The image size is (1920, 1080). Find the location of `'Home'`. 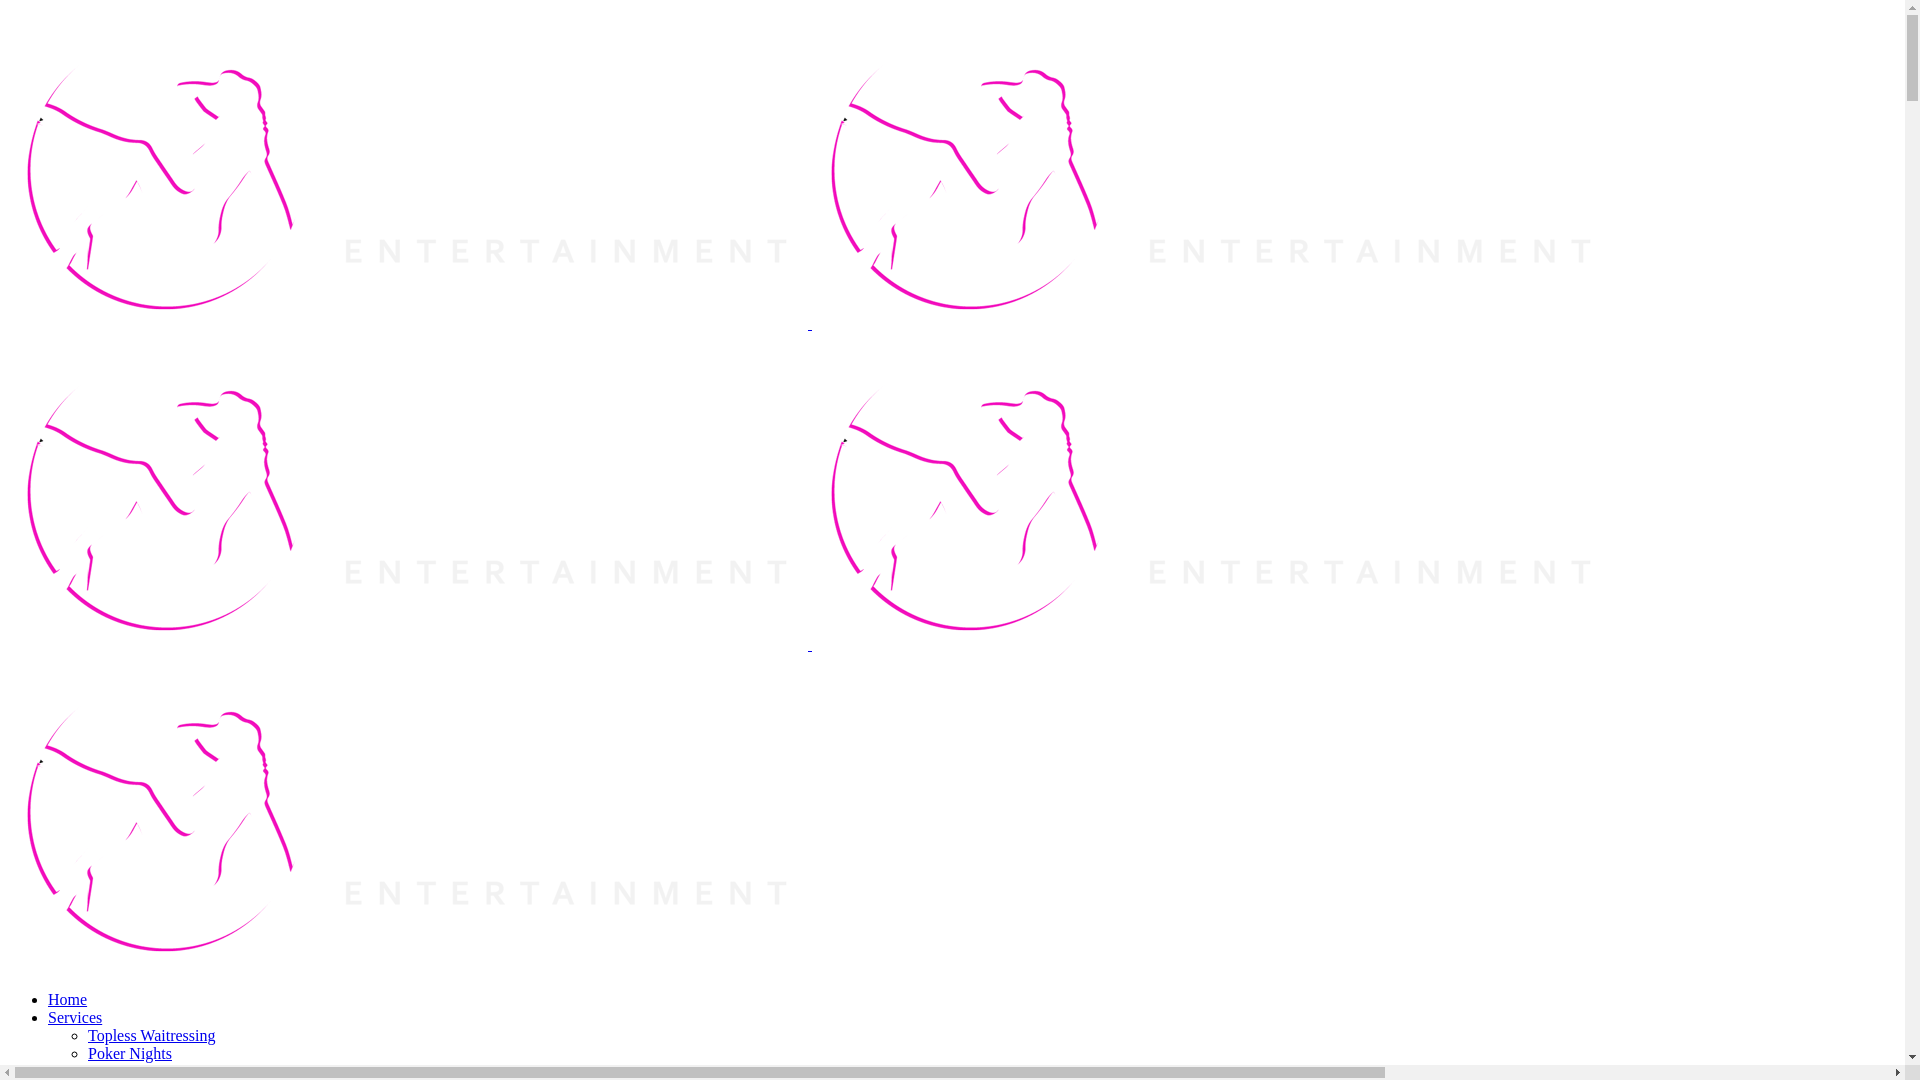

'Home' is located at coordinates (67, 999).